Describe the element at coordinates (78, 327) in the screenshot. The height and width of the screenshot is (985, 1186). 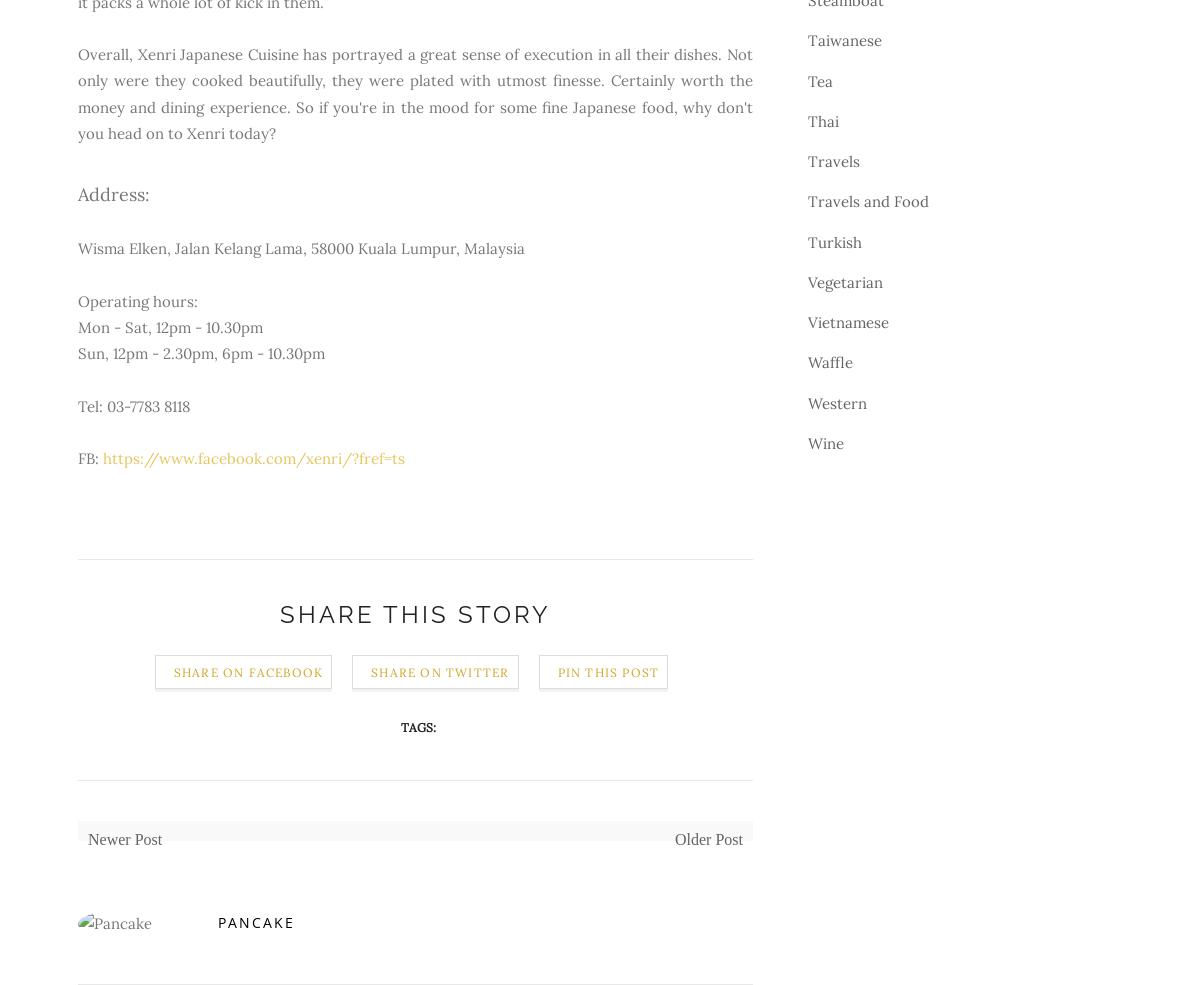
I see `'Mon - Sat, 12pm - 10.30pm'` at that location.